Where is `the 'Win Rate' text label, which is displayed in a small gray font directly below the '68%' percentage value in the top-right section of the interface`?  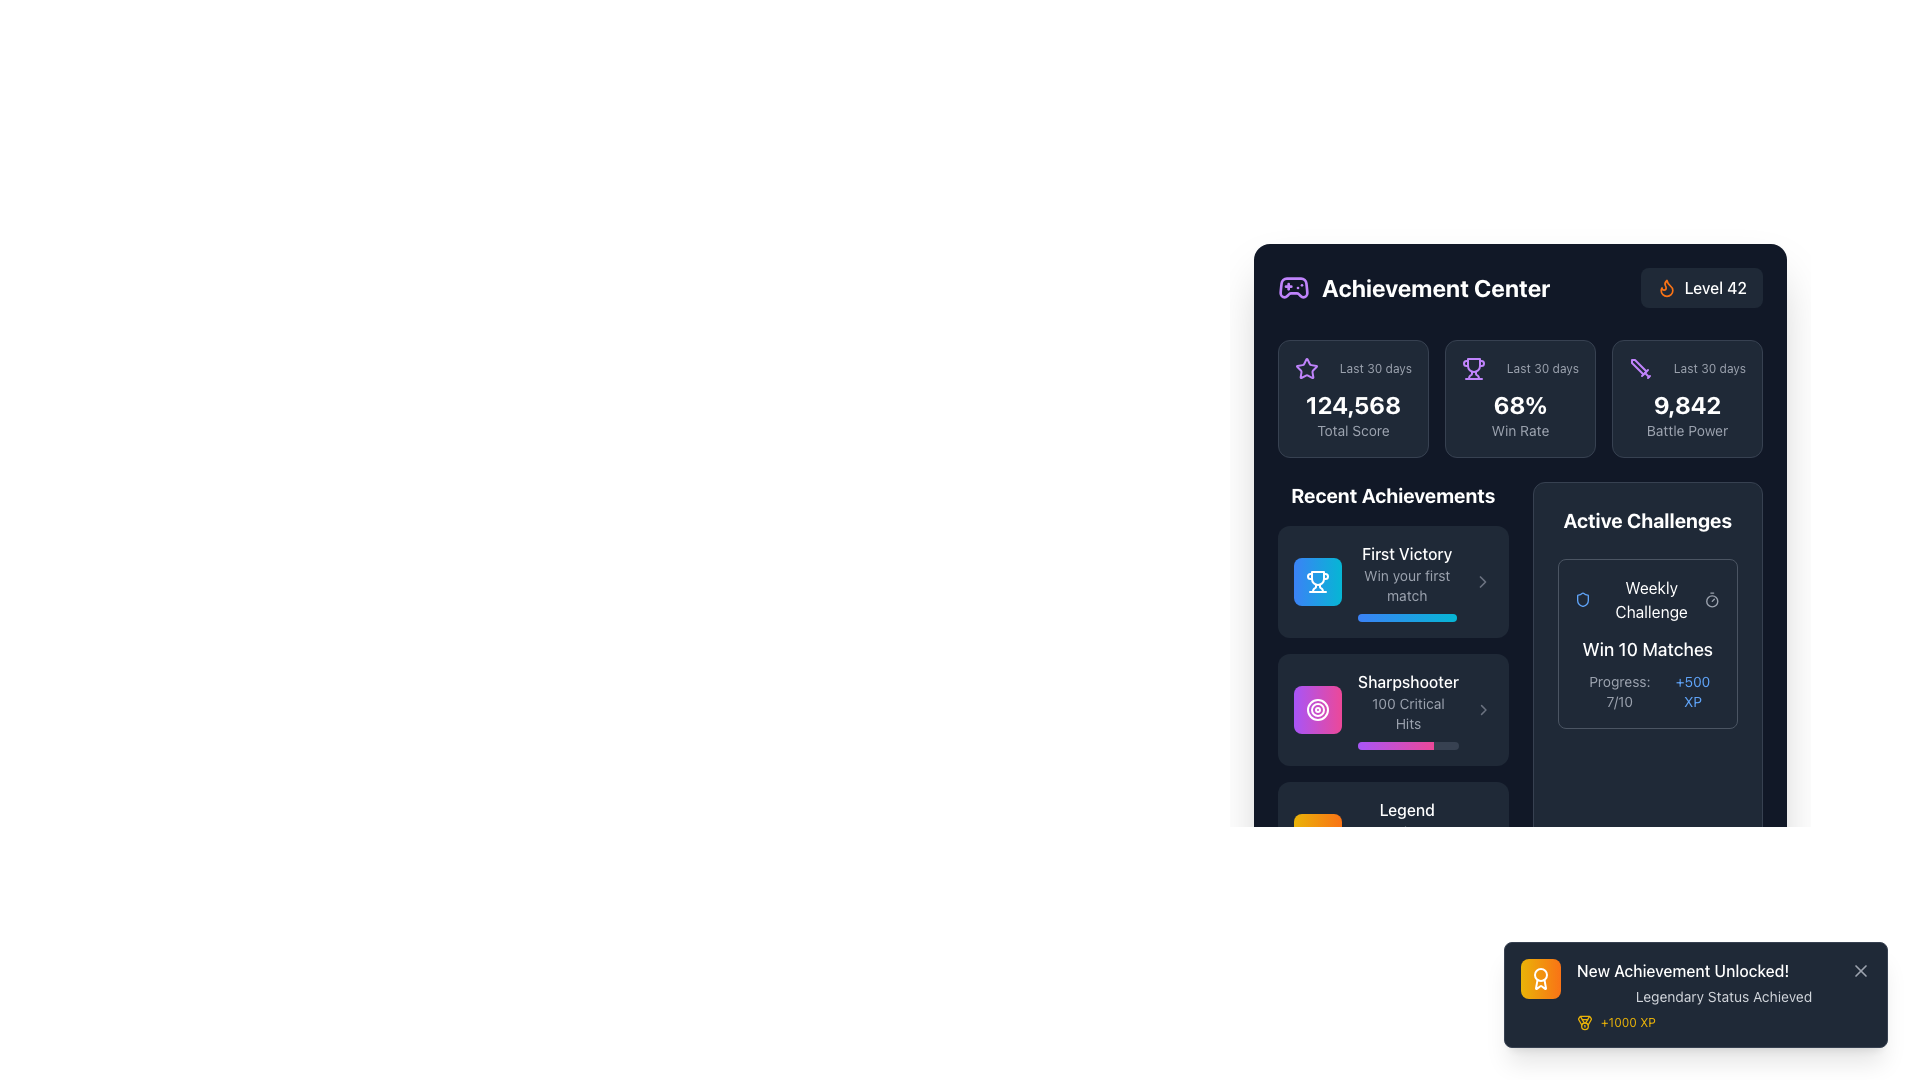
the 'Win Rate' text label, which is displayed in a small gray font directly below the '68%' percentage value in the top-right section of the interface is located at coordinates (1520, 430).